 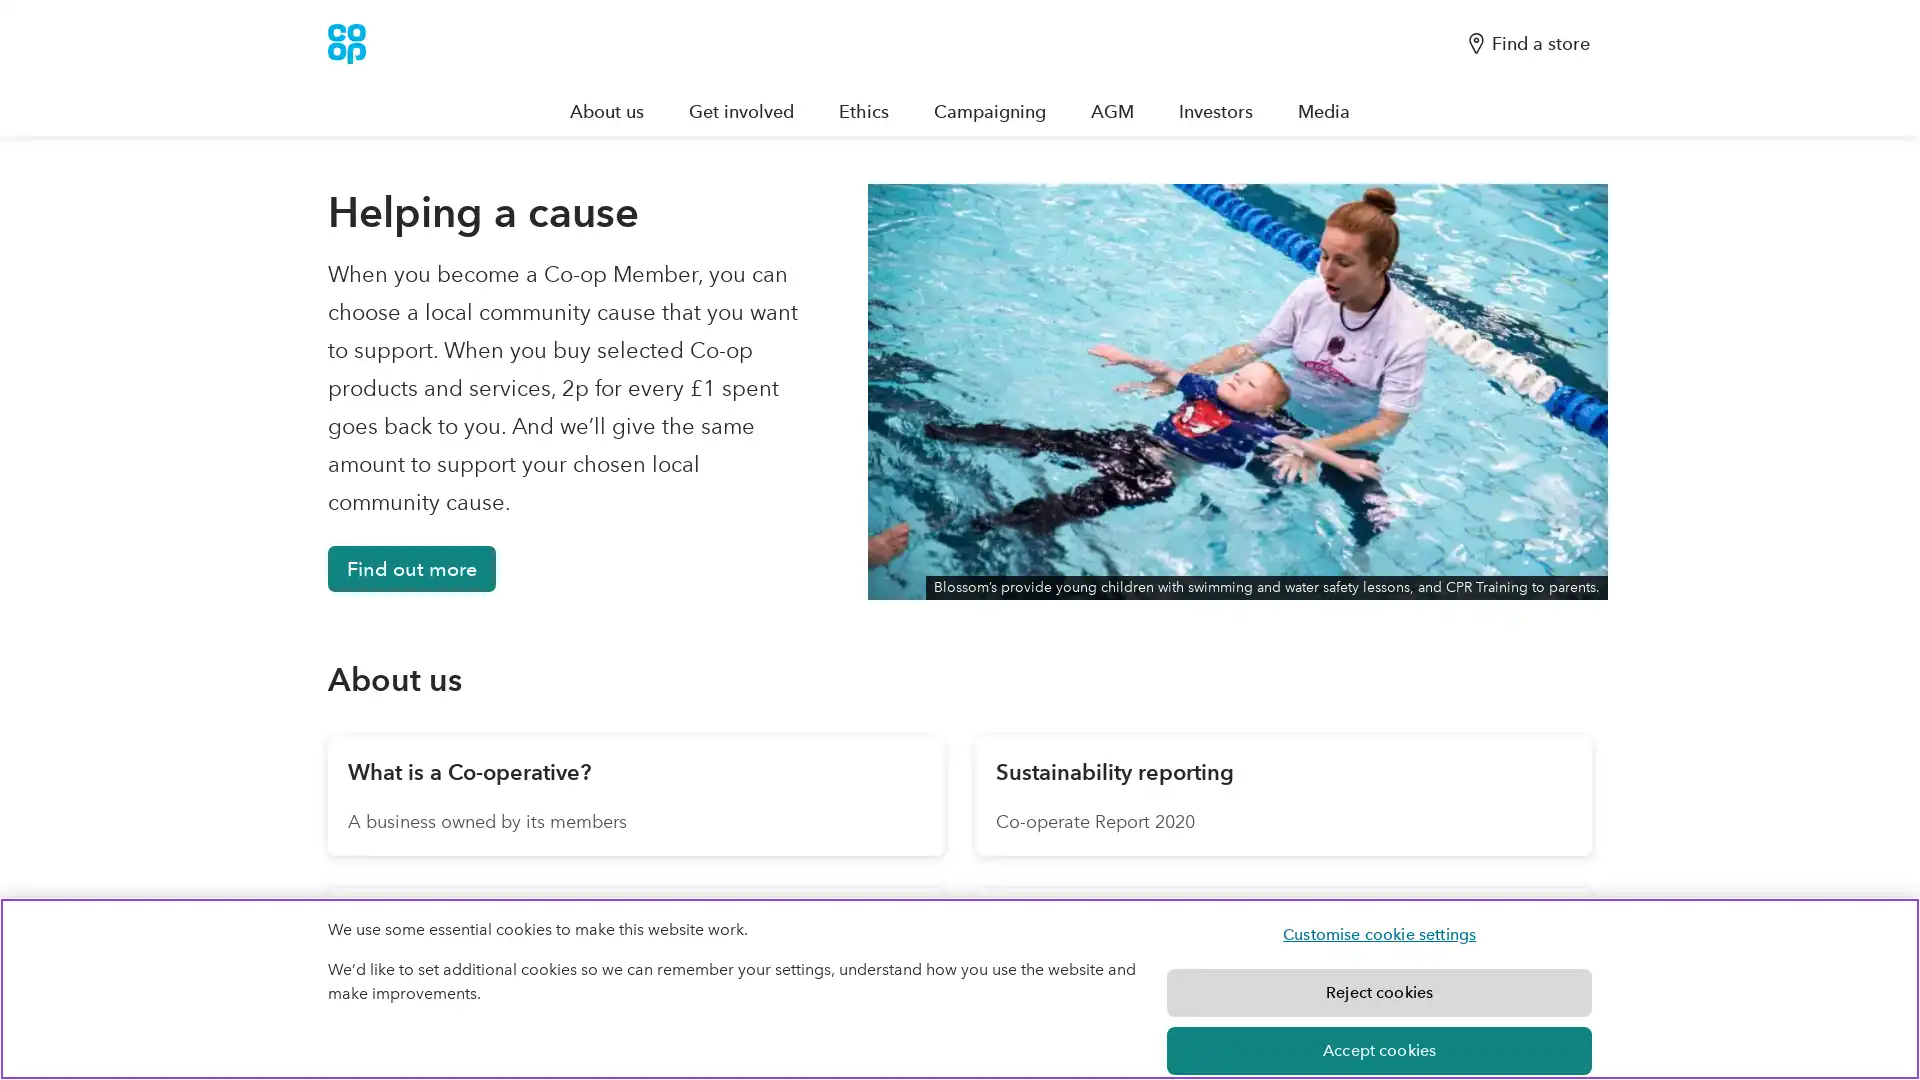 I want to click on Accept cookies, so click(x=1377, y=1049).